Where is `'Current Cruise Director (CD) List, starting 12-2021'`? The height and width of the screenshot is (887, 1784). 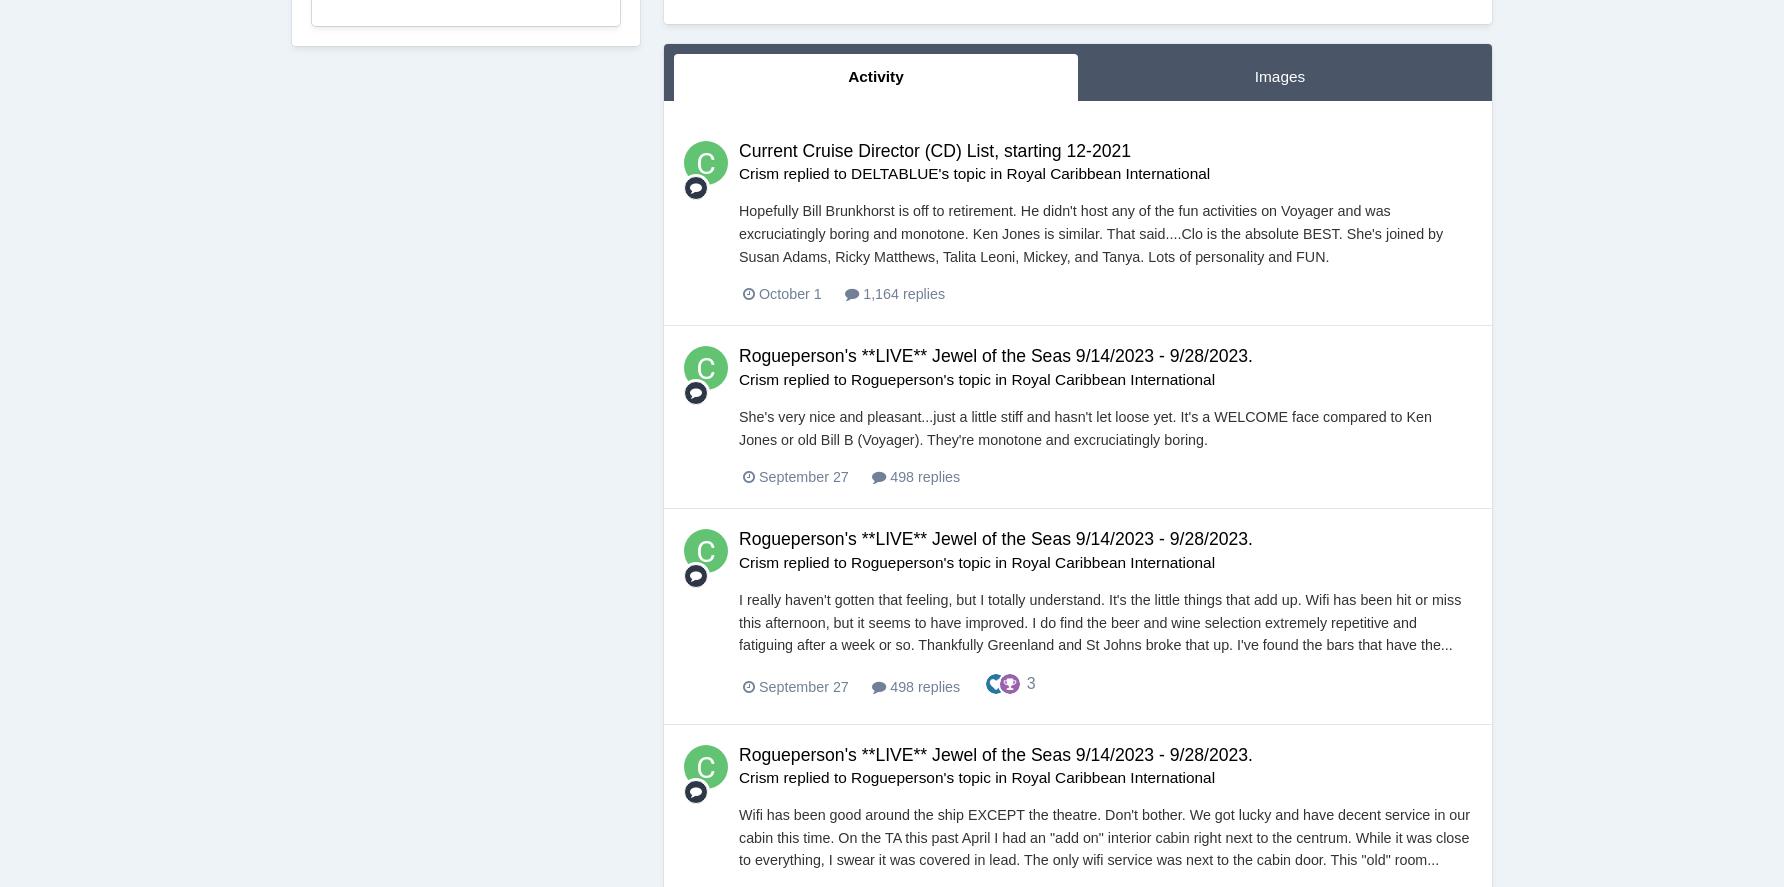 'Current Cruise Director (CD) List, starting 12-2021' is located at coordinates (934, 148).